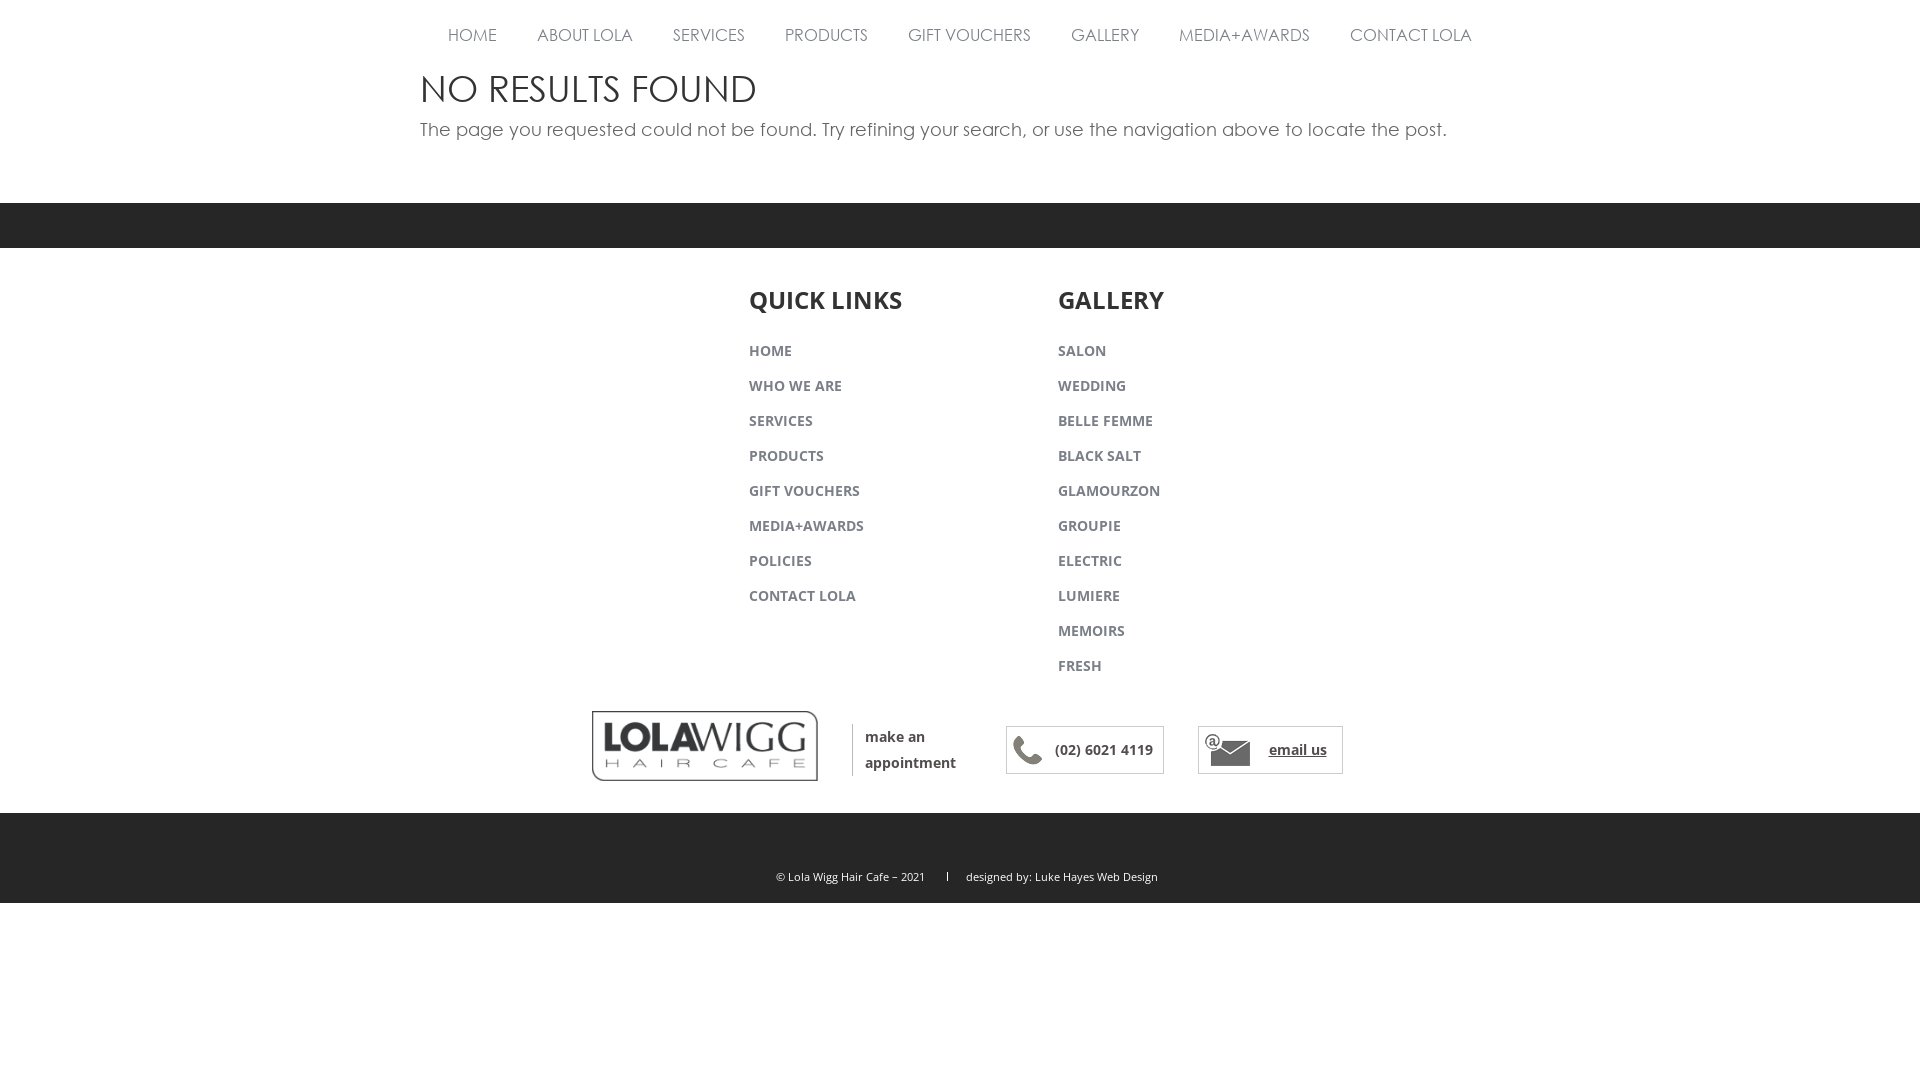  What do you see at coordinates (1088, 596) in the screenshot?
I see `'LUMIERE'` at bounding box center [1088, 596].